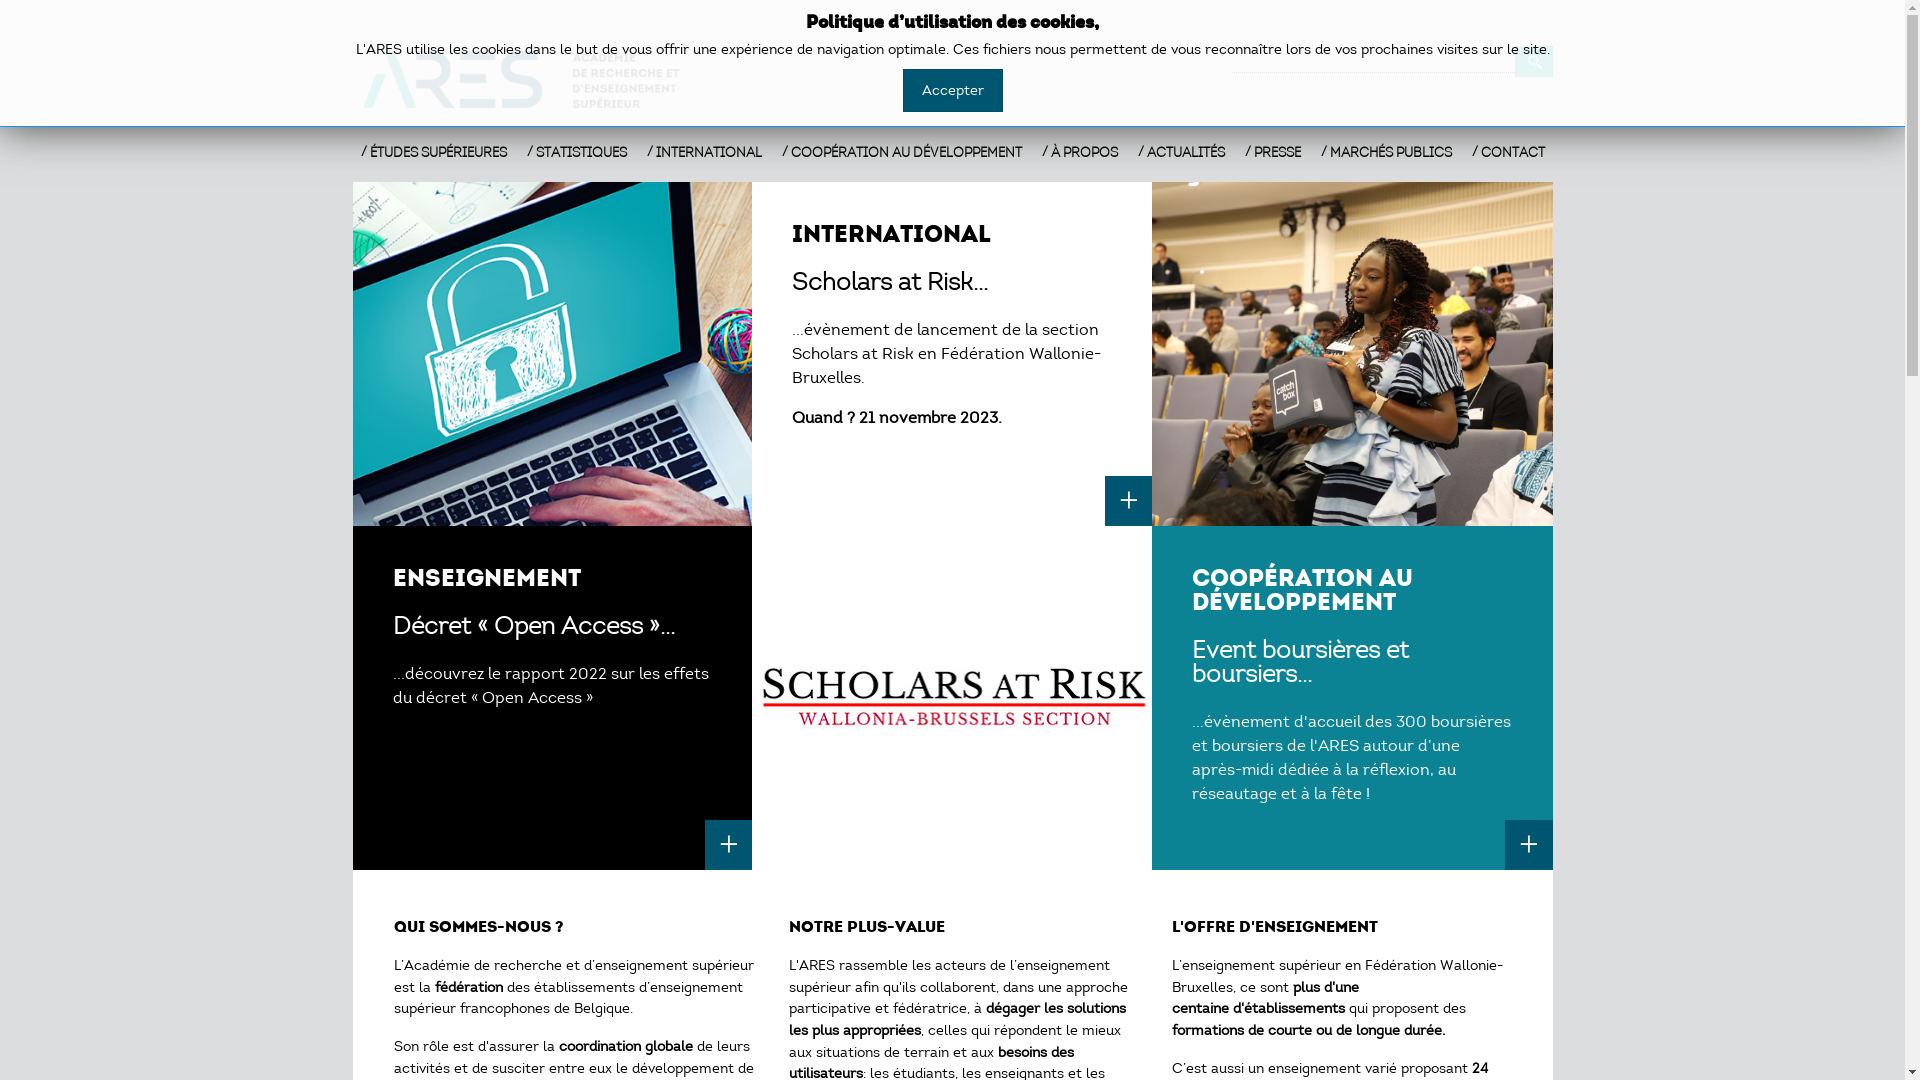 The width and height of the screenshot is (1920, 1080). I want to click on 'INTERNATIONAL', so click(703, 151).